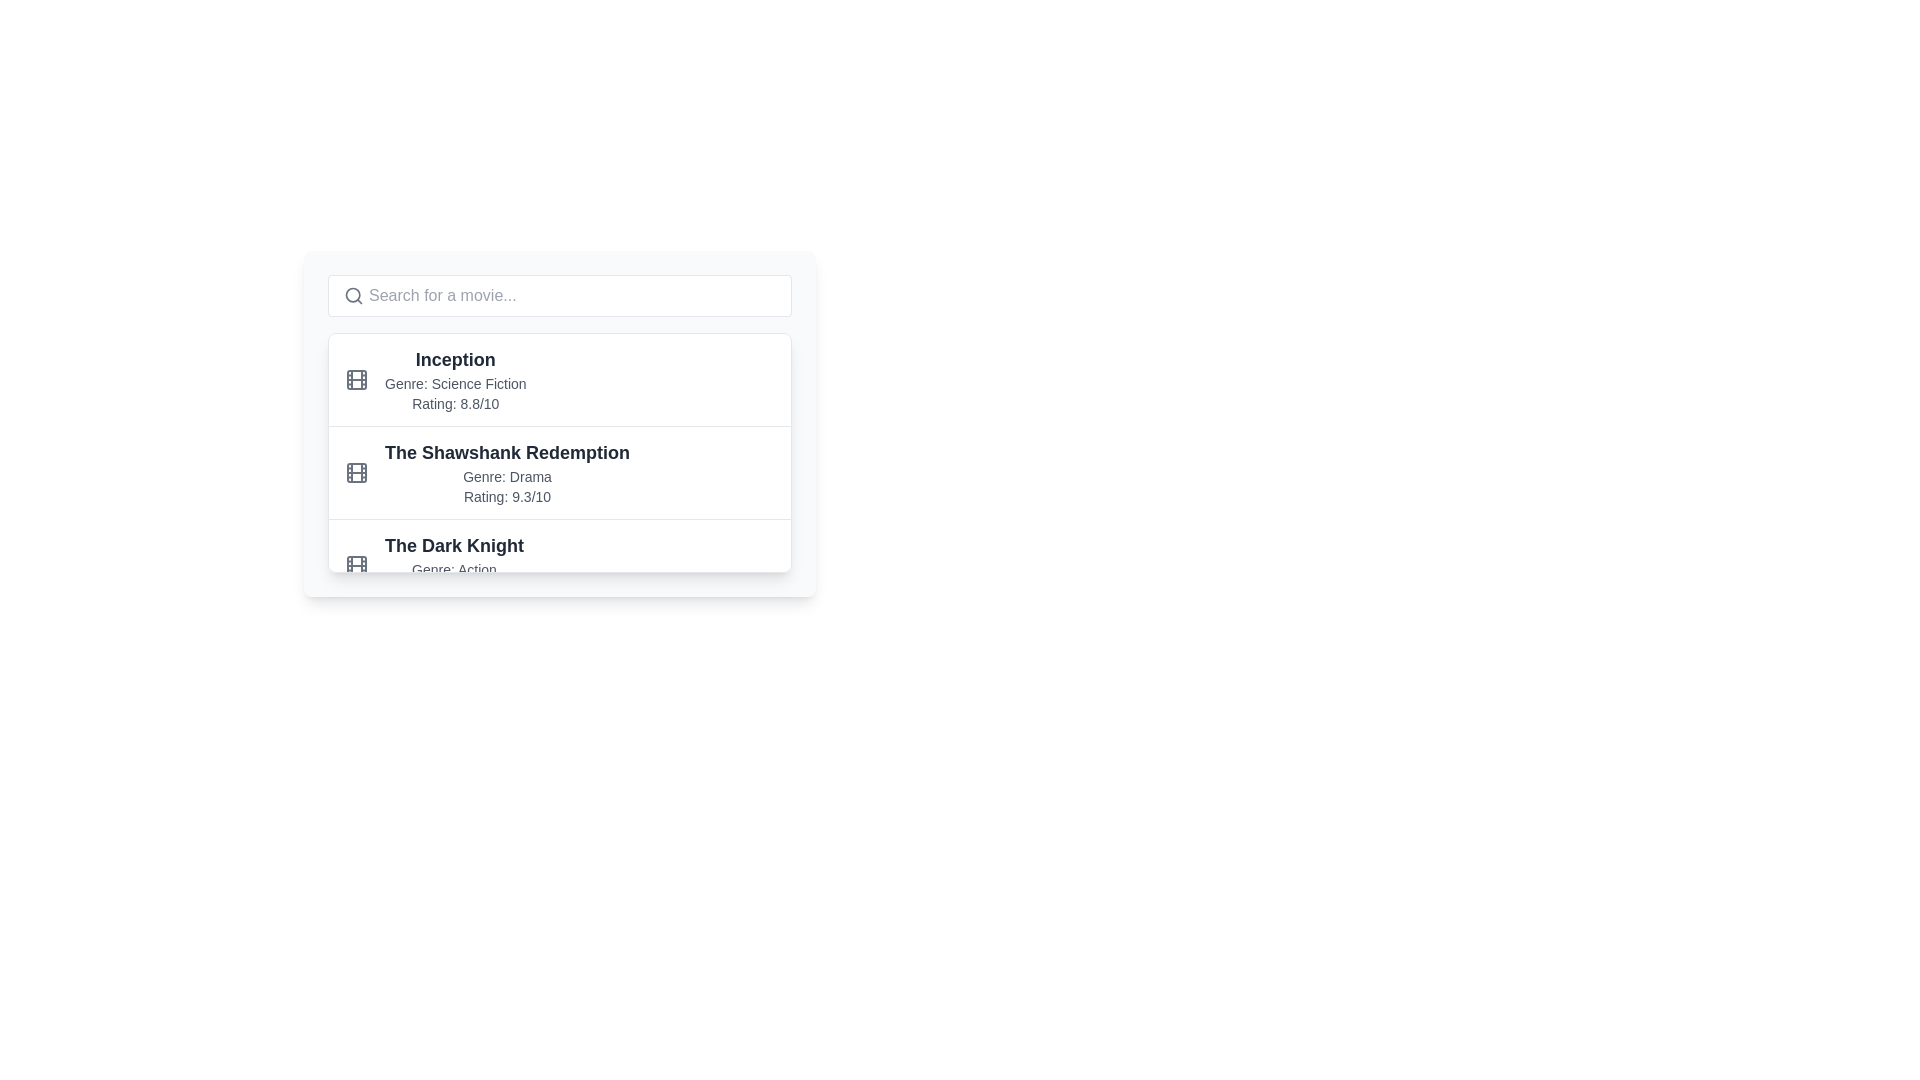  I want to click on the informational text element that displays the genre of the movie 'Inception', positioned beneath the title and above the rating, so click(454, 384).